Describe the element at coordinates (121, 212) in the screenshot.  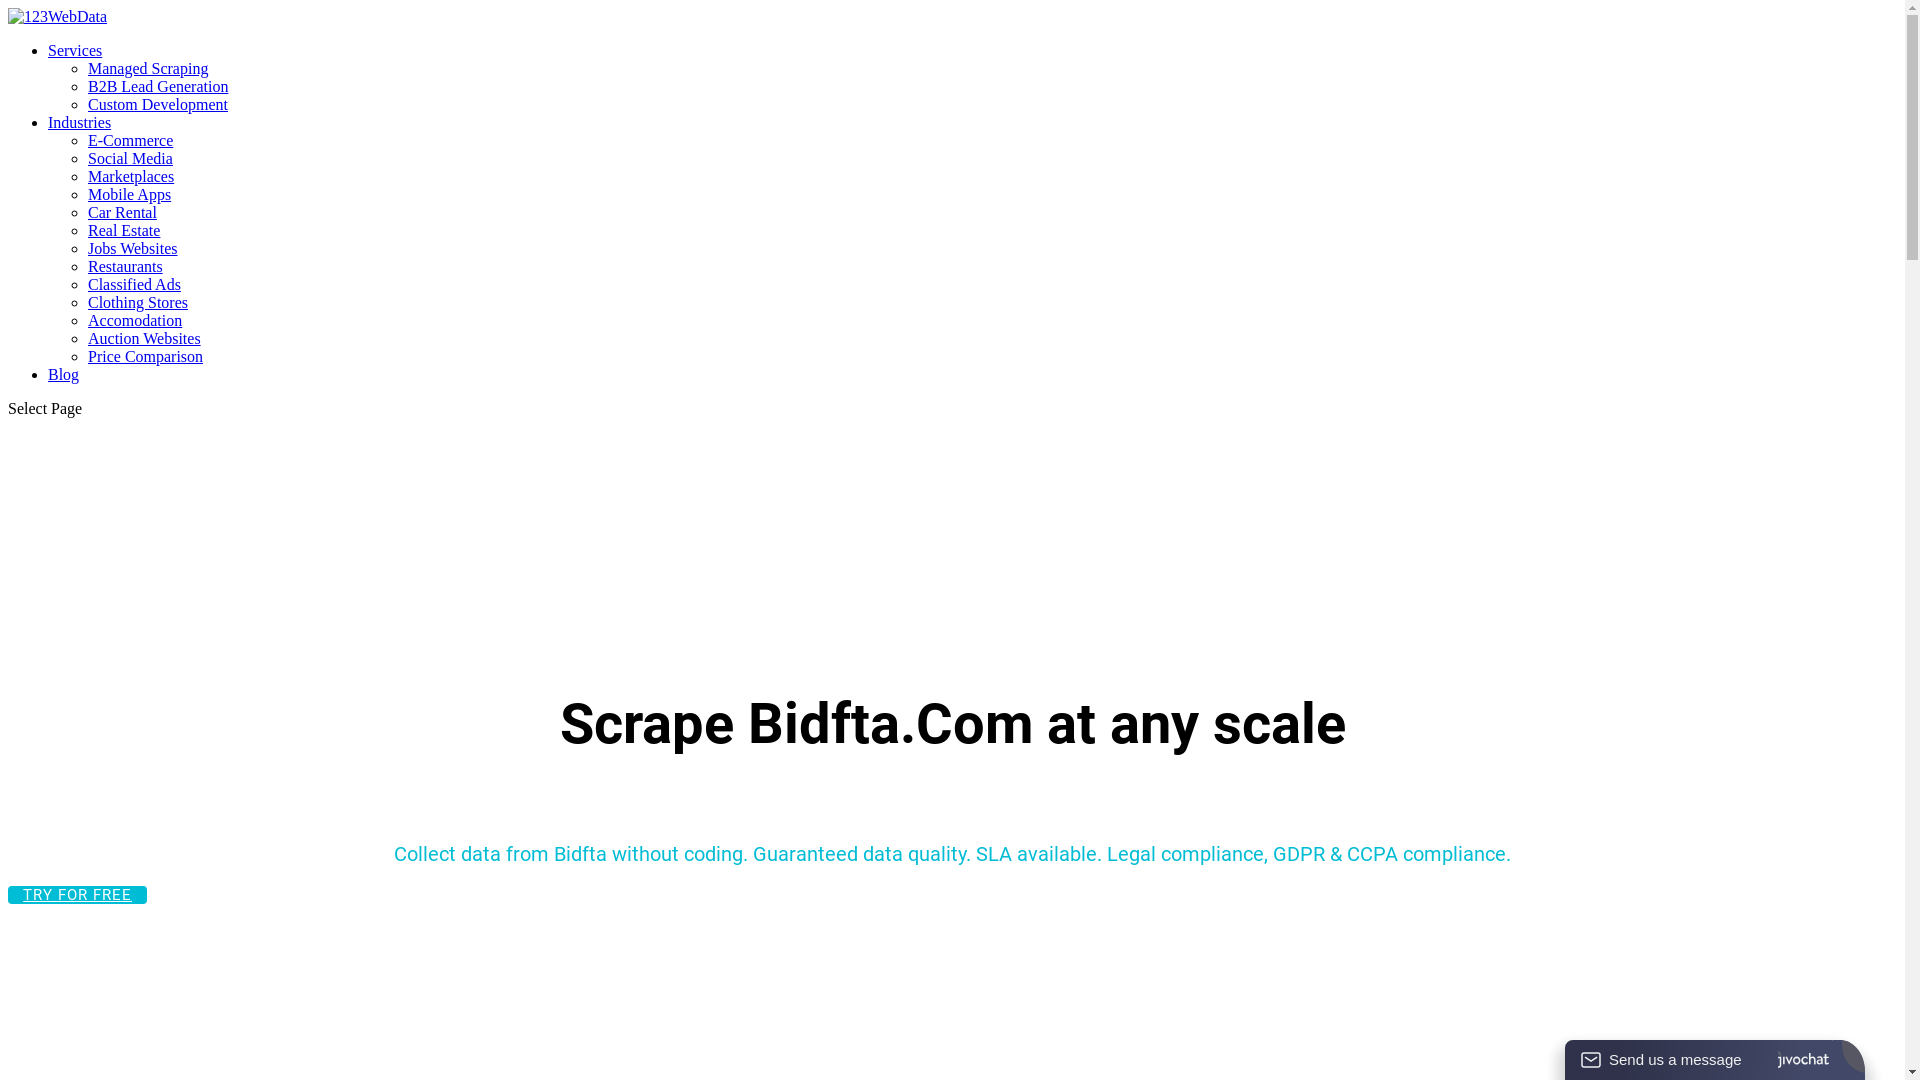
I see `'Car Rental'` at that location.